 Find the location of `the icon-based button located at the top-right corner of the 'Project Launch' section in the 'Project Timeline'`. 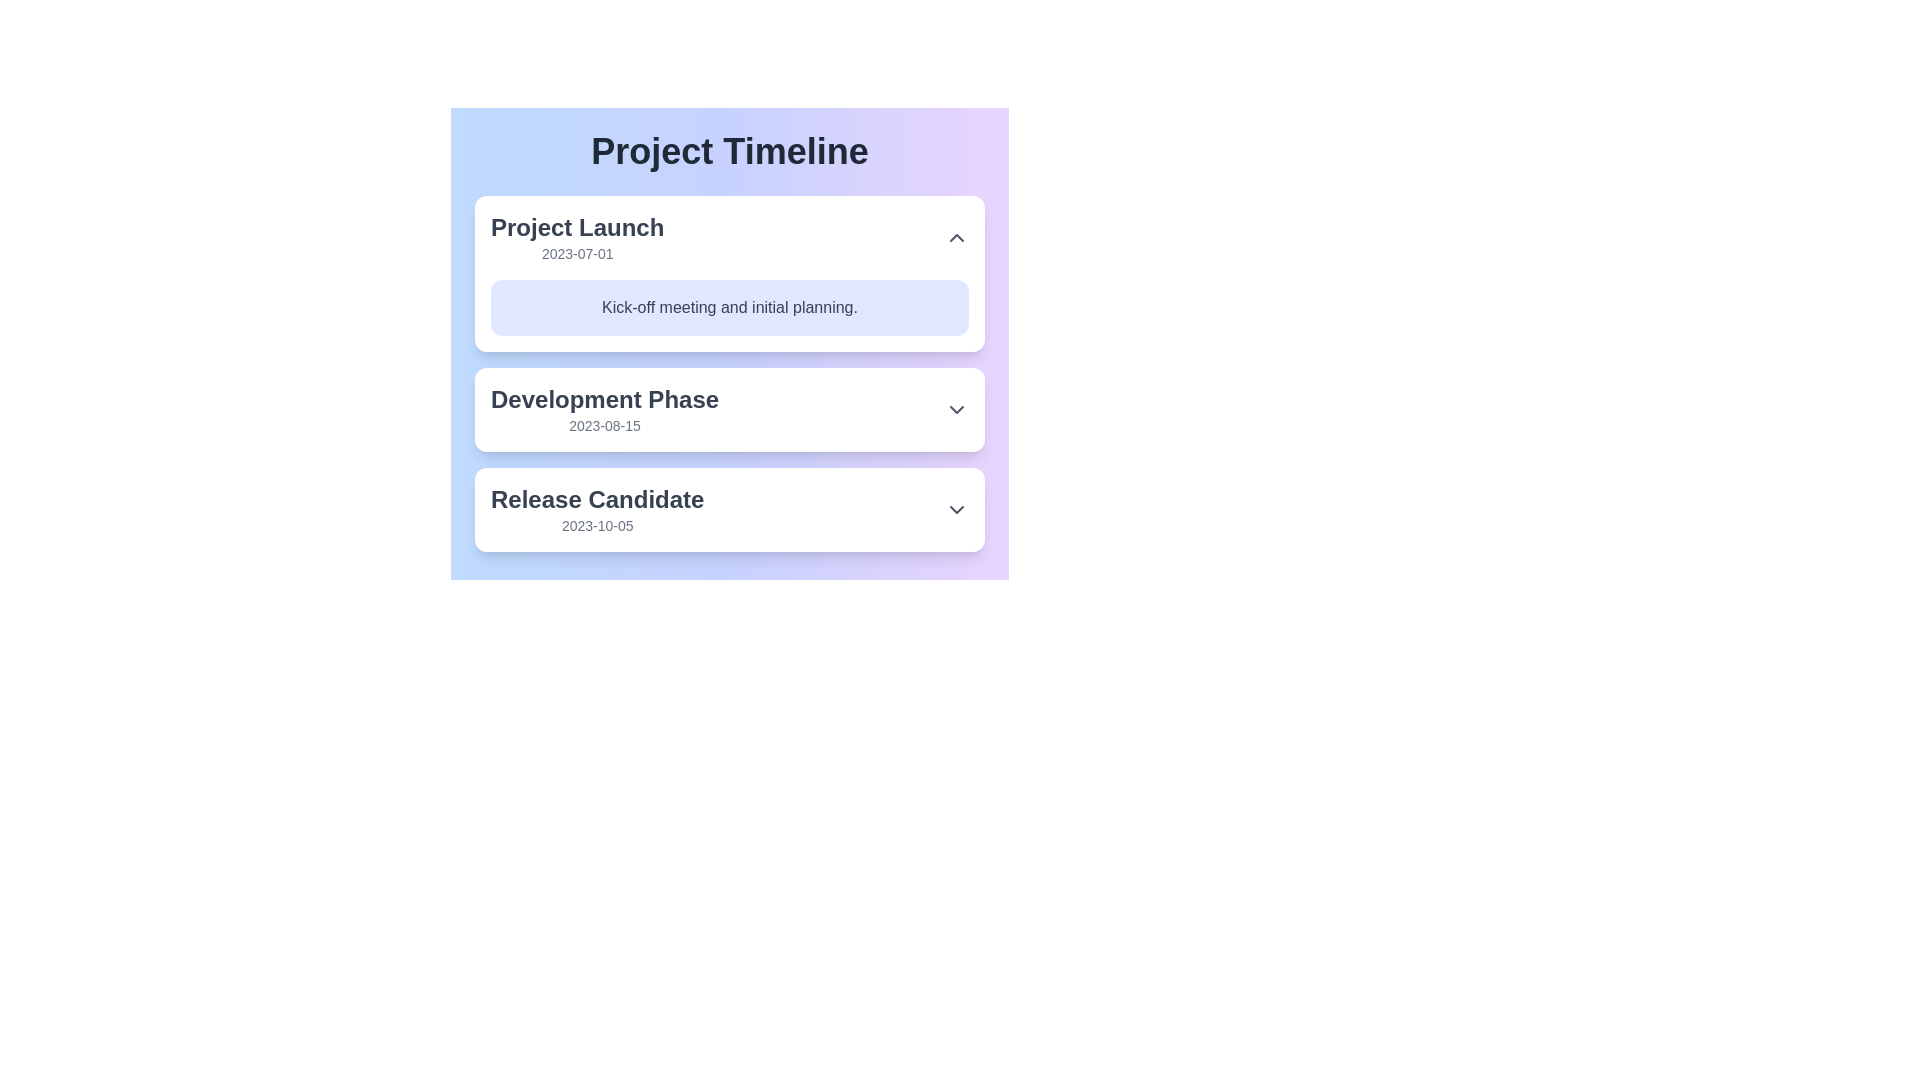

the icon-based button located at the top-right corner of the 'Project Launch' section in the 'Project Timeline' is located at coordinates (955, 237).